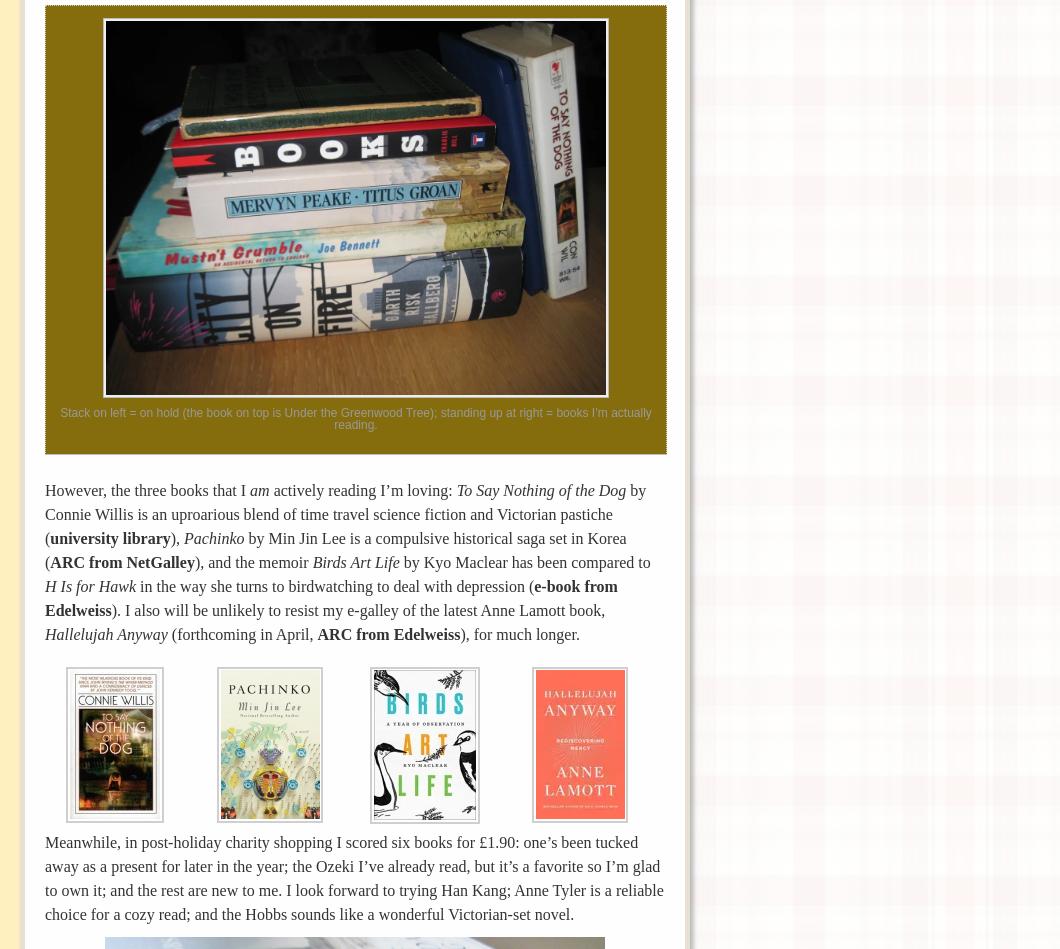 The width and height of the screenshot is (1060, 949). I want to click on 'by Kyo Maclear has been compared to', so click(525, 560).